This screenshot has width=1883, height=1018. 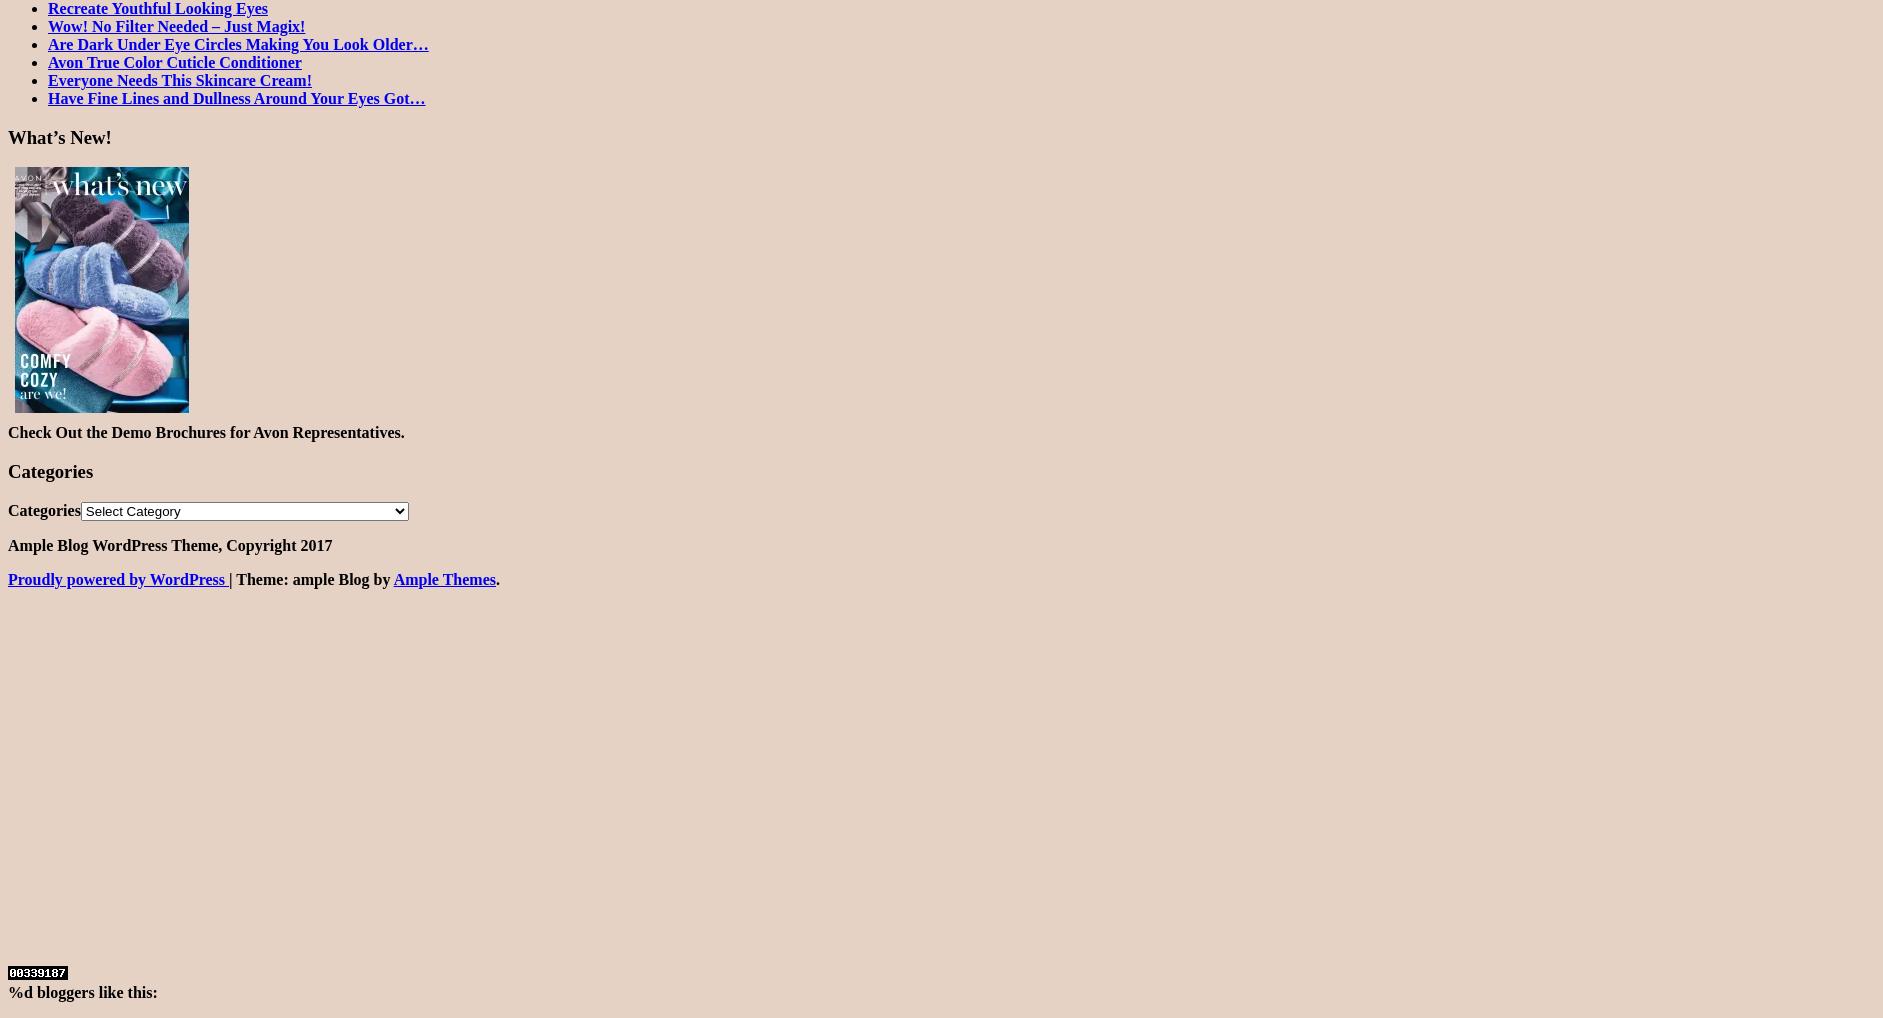 I want to click on 'Check Out the Demo Brochures for Avon Representatives.', so click(x=206, y=431).